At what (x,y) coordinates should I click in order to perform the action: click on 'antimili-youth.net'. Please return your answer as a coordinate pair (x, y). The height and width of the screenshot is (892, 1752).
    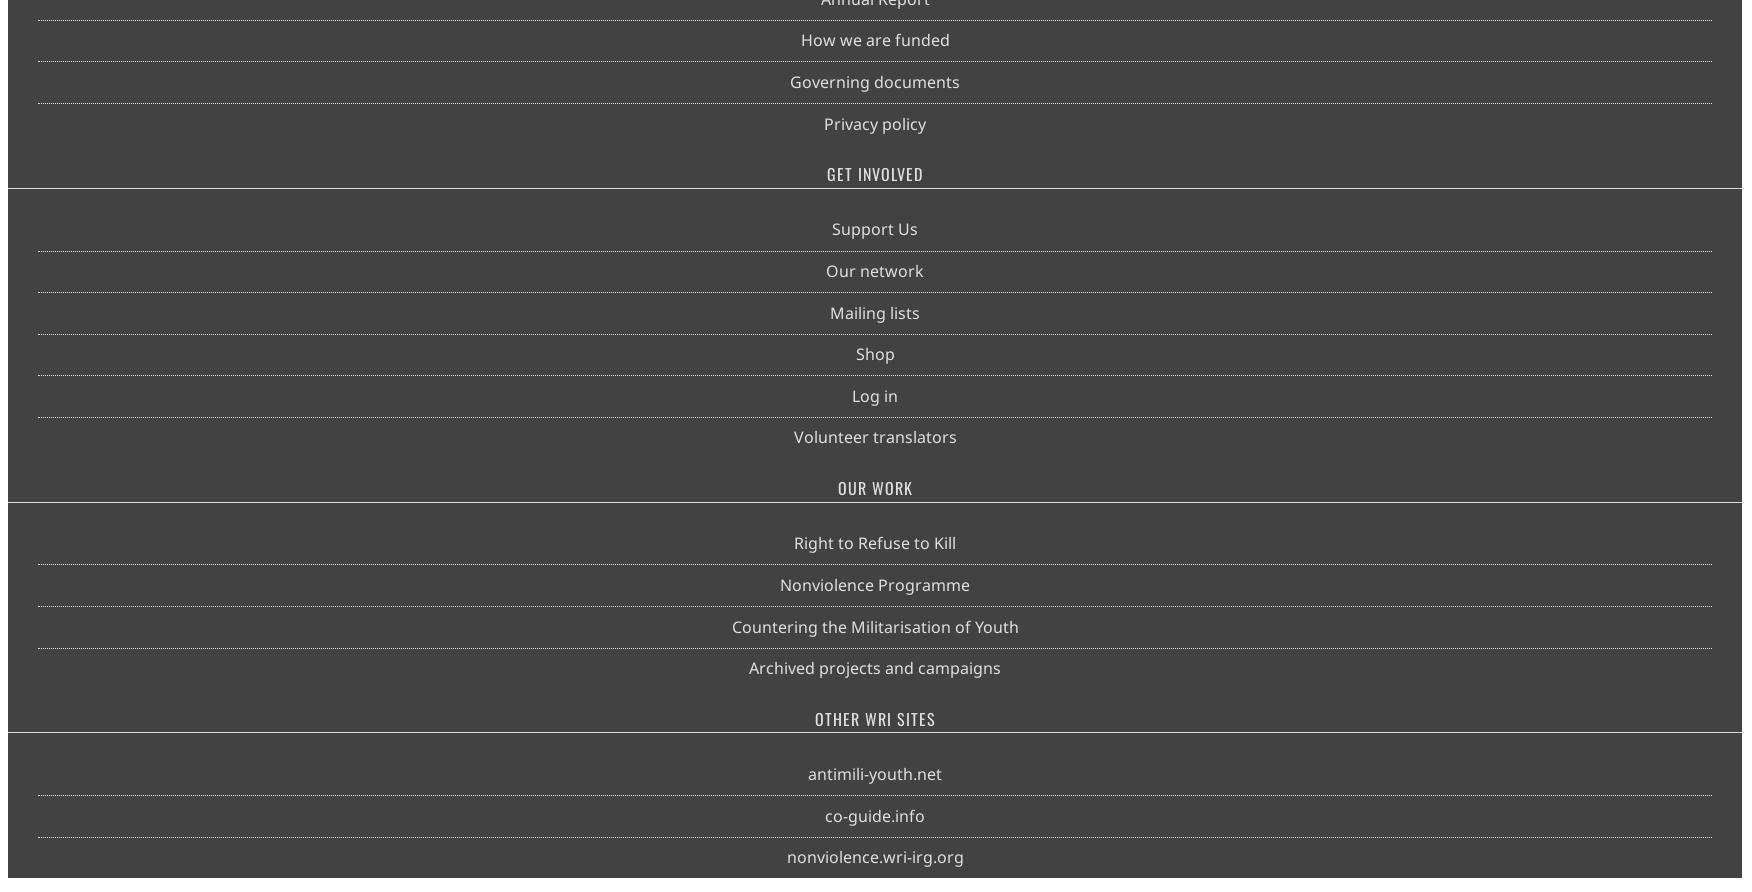
    Looking at the image, I should click on (807, 773).